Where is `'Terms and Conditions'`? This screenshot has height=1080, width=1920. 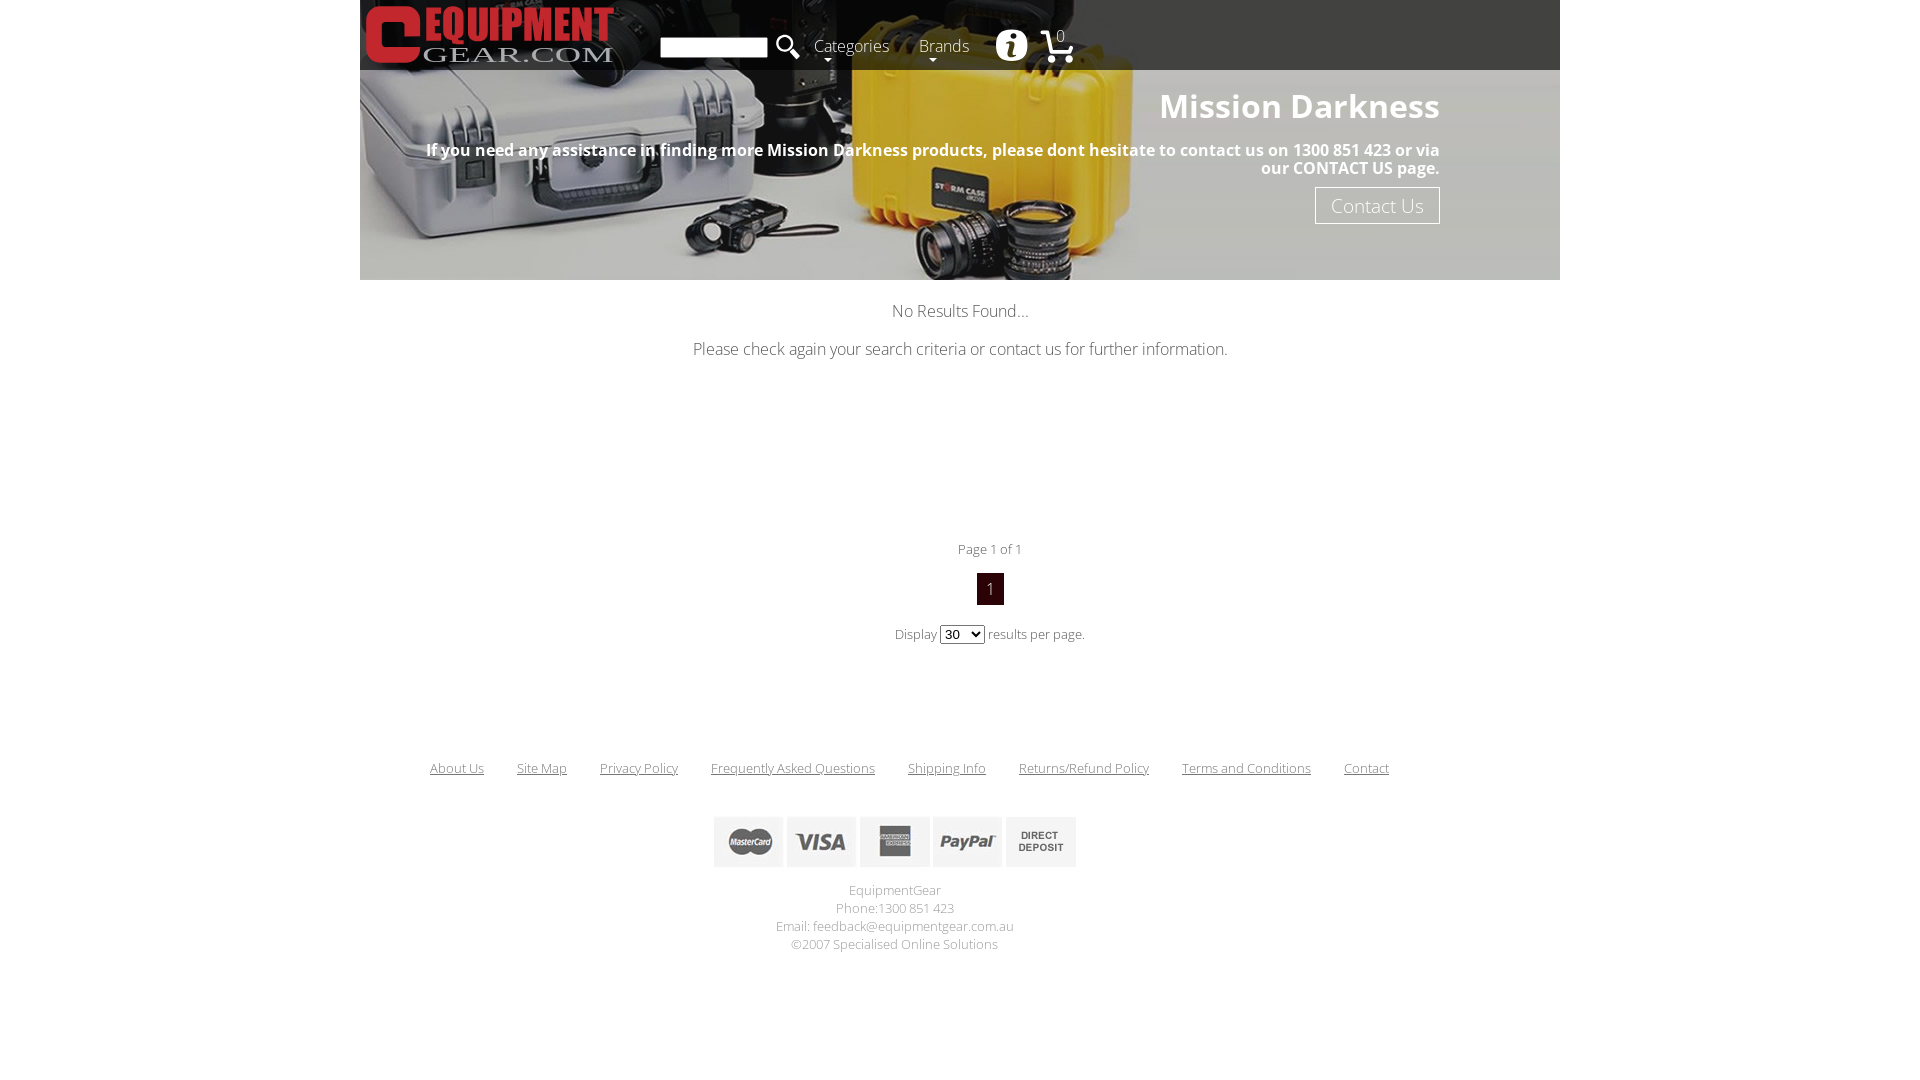 'Terms and Conditions' is located at coordinates (1181, 766).